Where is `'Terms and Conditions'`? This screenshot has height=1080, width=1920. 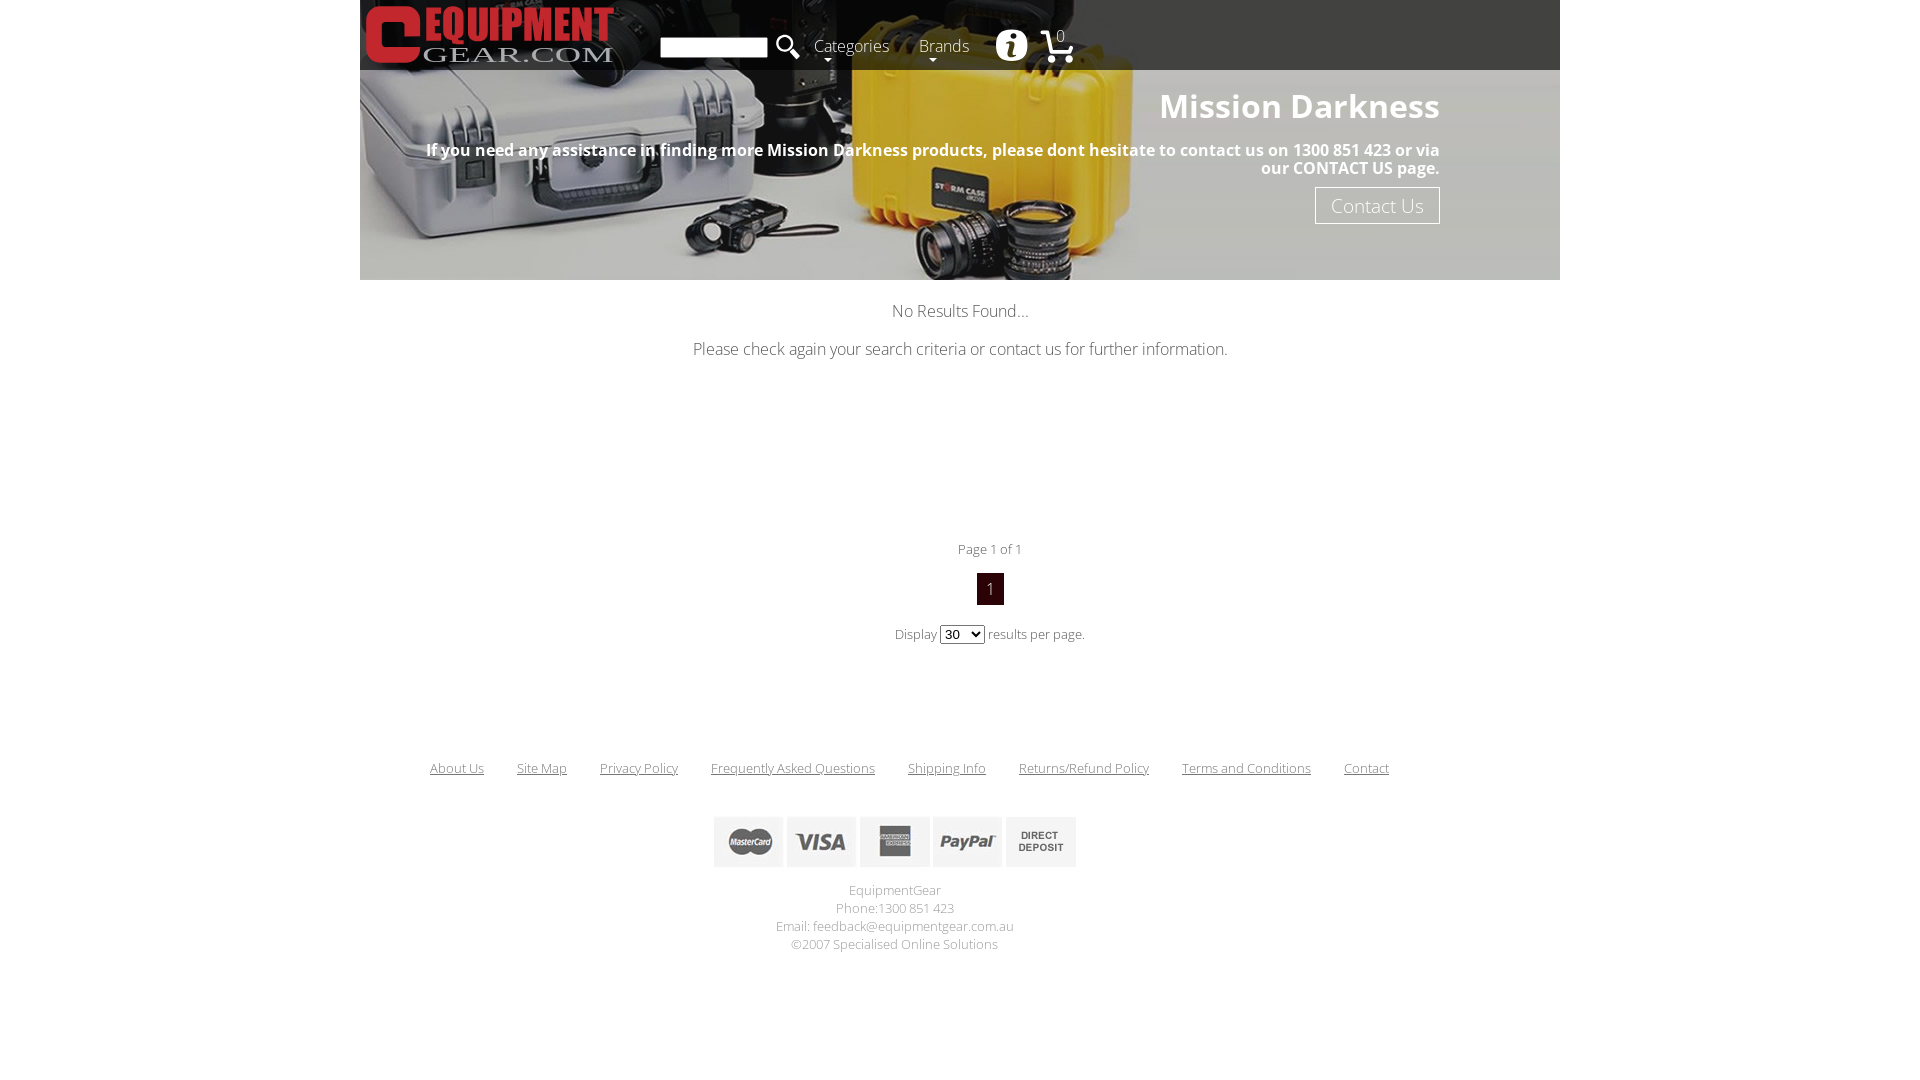 'Terms and Conditions' is located at coordinates (1181, 766).